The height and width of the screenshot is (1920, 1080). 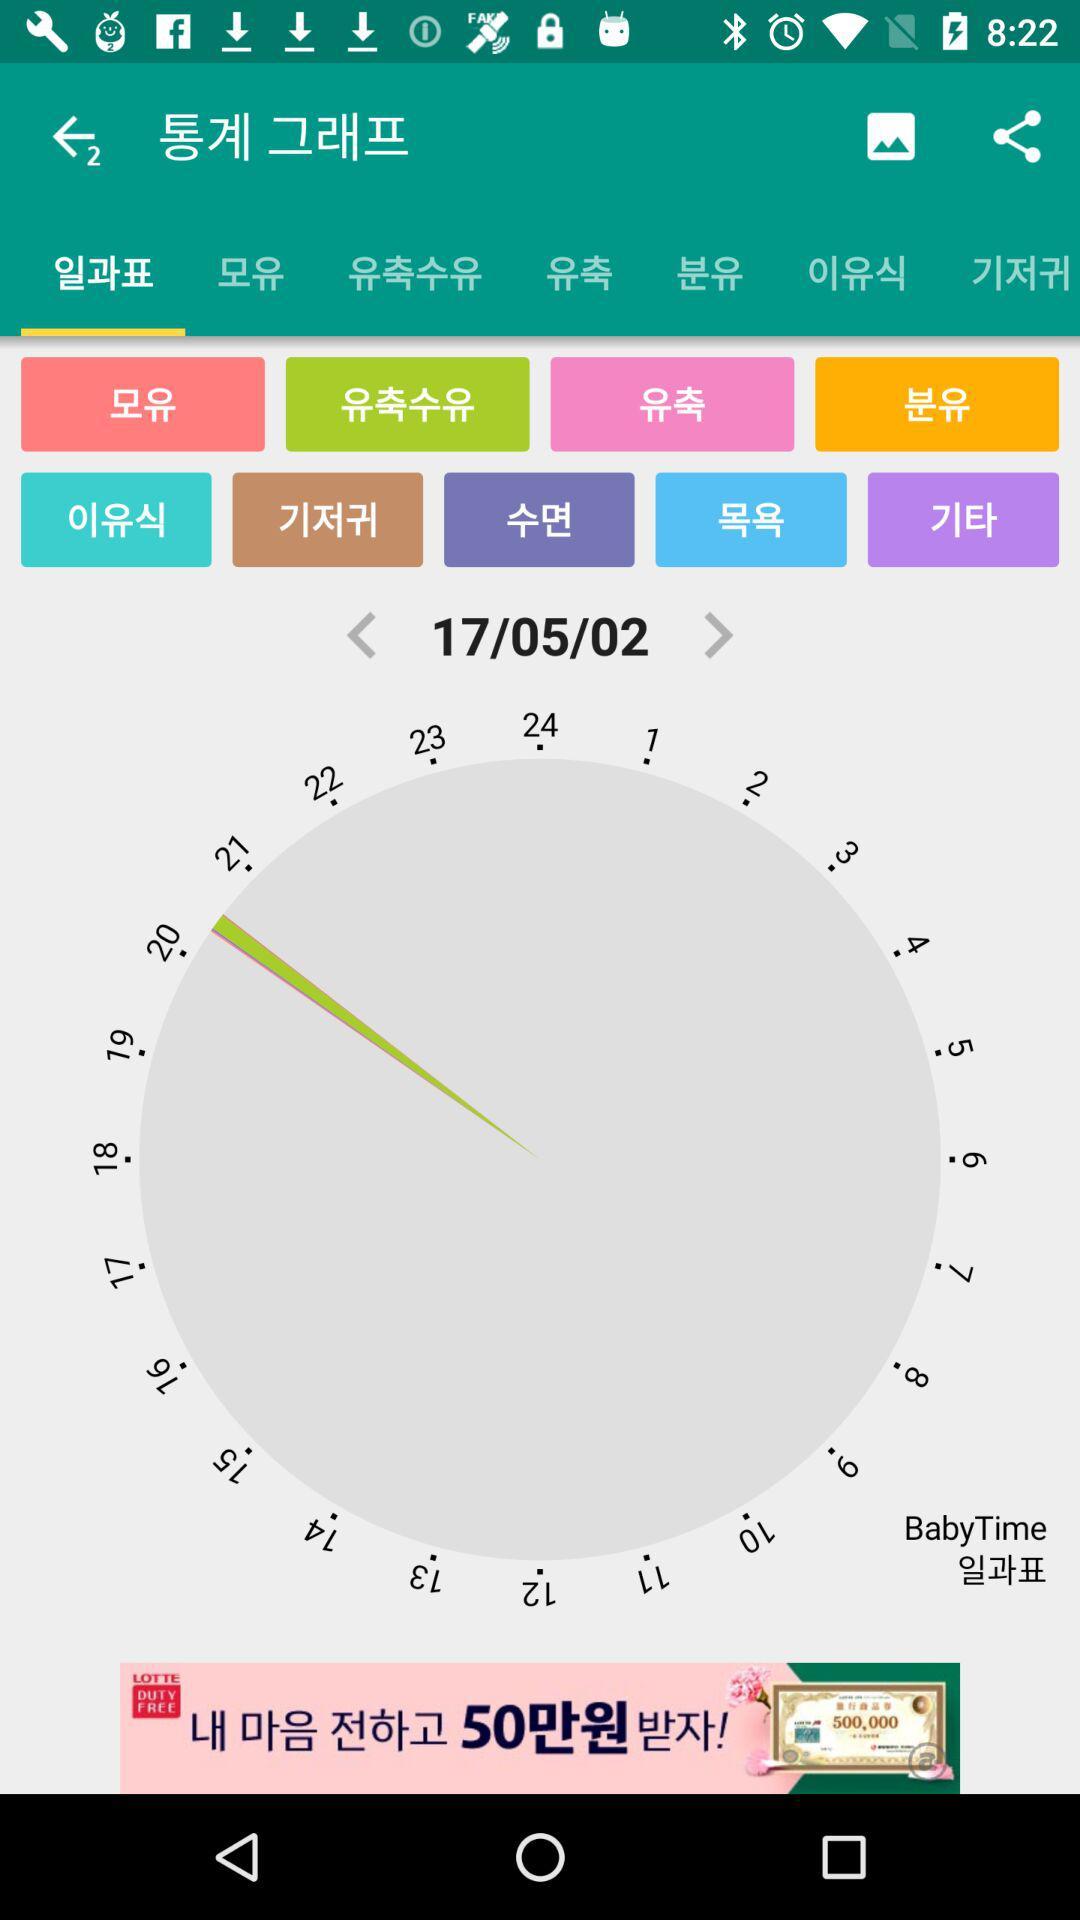 What do you see at coordinates (362, 634) in the screenshot?
I see `the icon next to the 17/05/02` at bounding box center [362, 634].